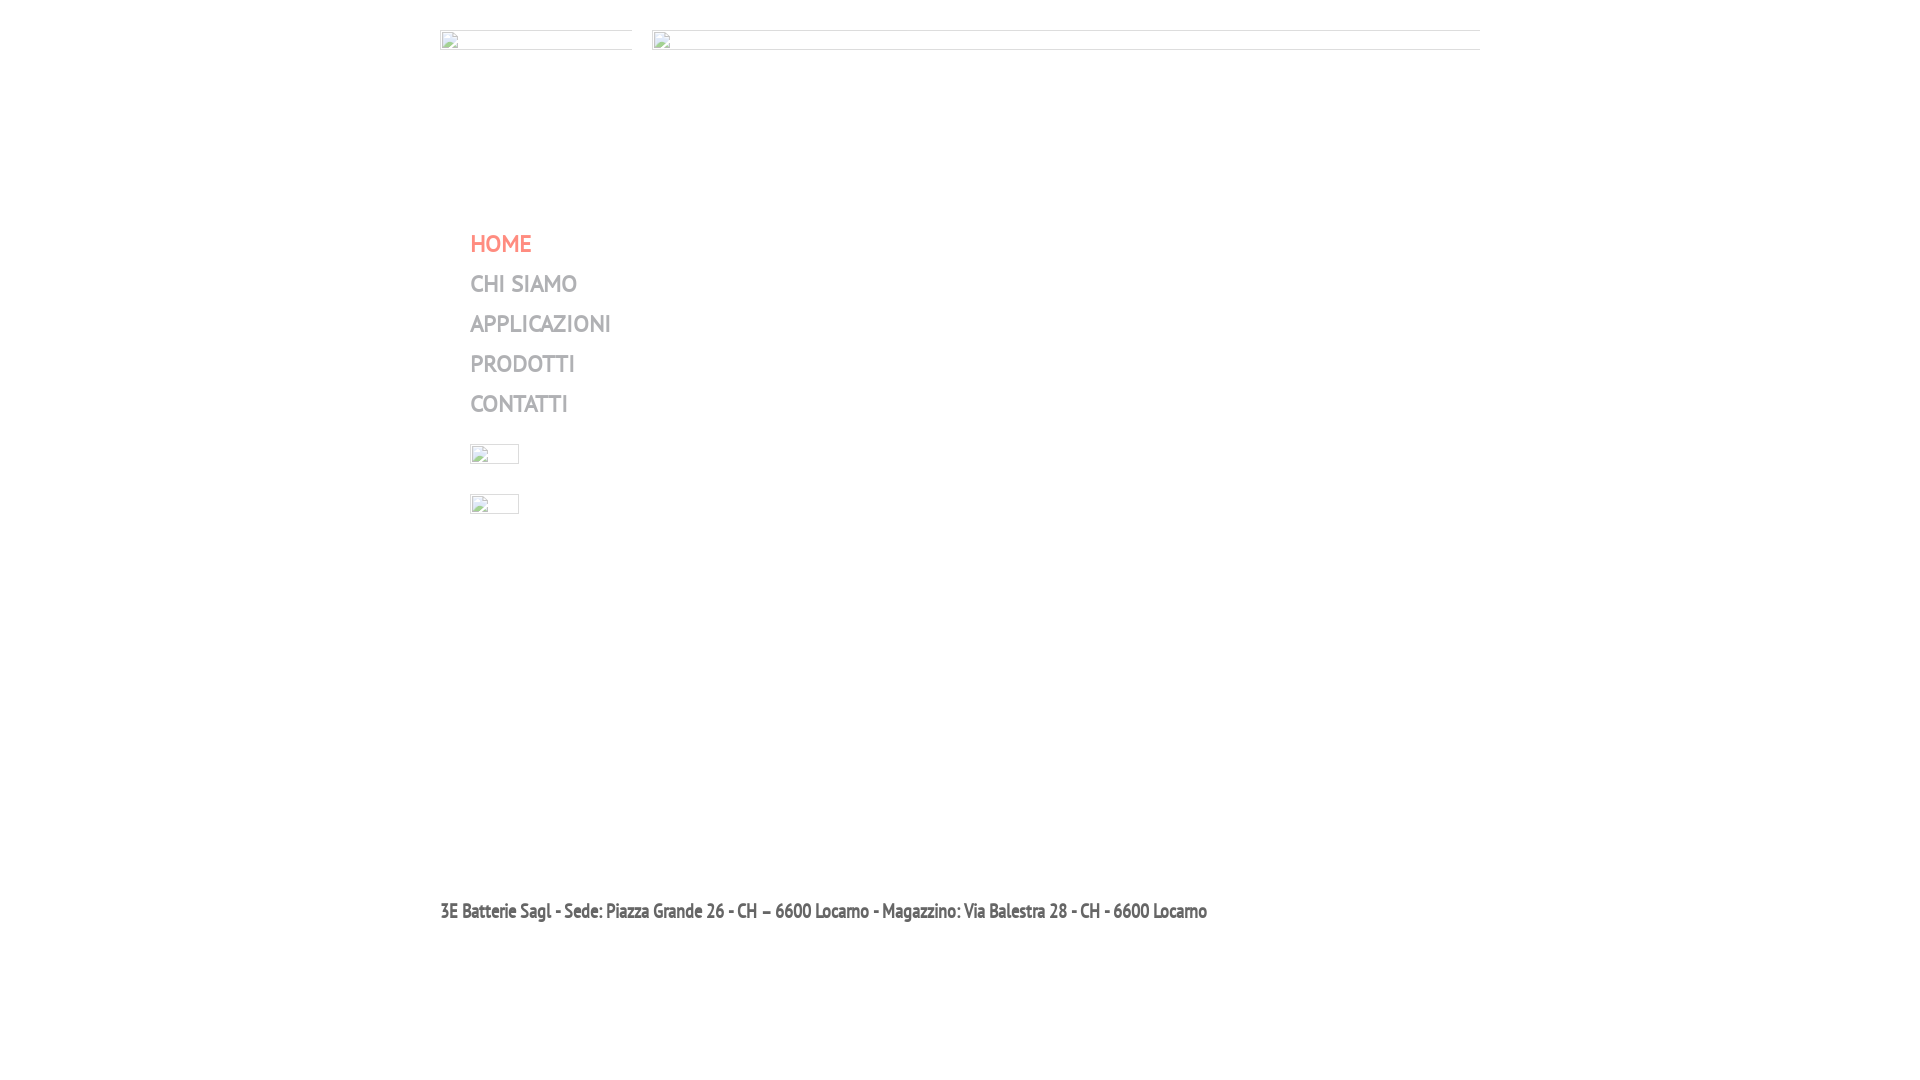 This screenshot has height=1080, width=1920. Describe the element at coordinates (523, 283) in the screenshot. I see `'CHI SIAMO'` at that location.